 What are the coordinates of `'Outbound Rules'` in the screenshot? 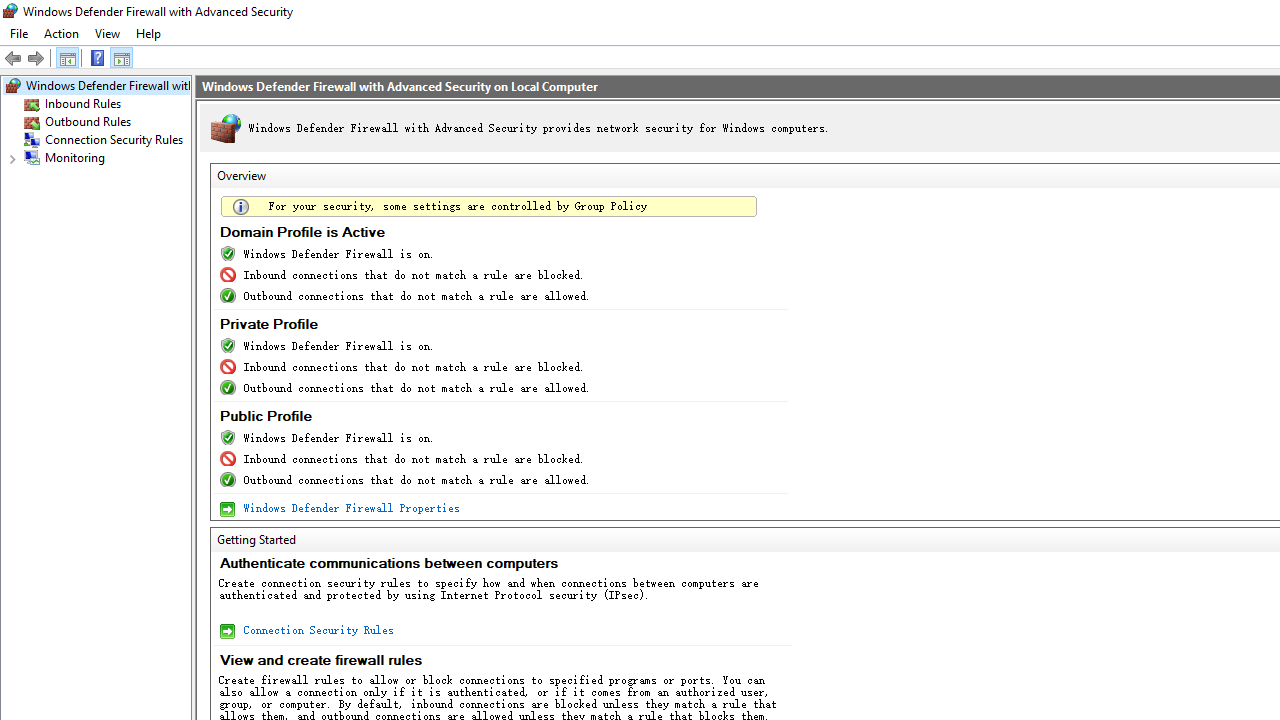 It's located at (87, 122).